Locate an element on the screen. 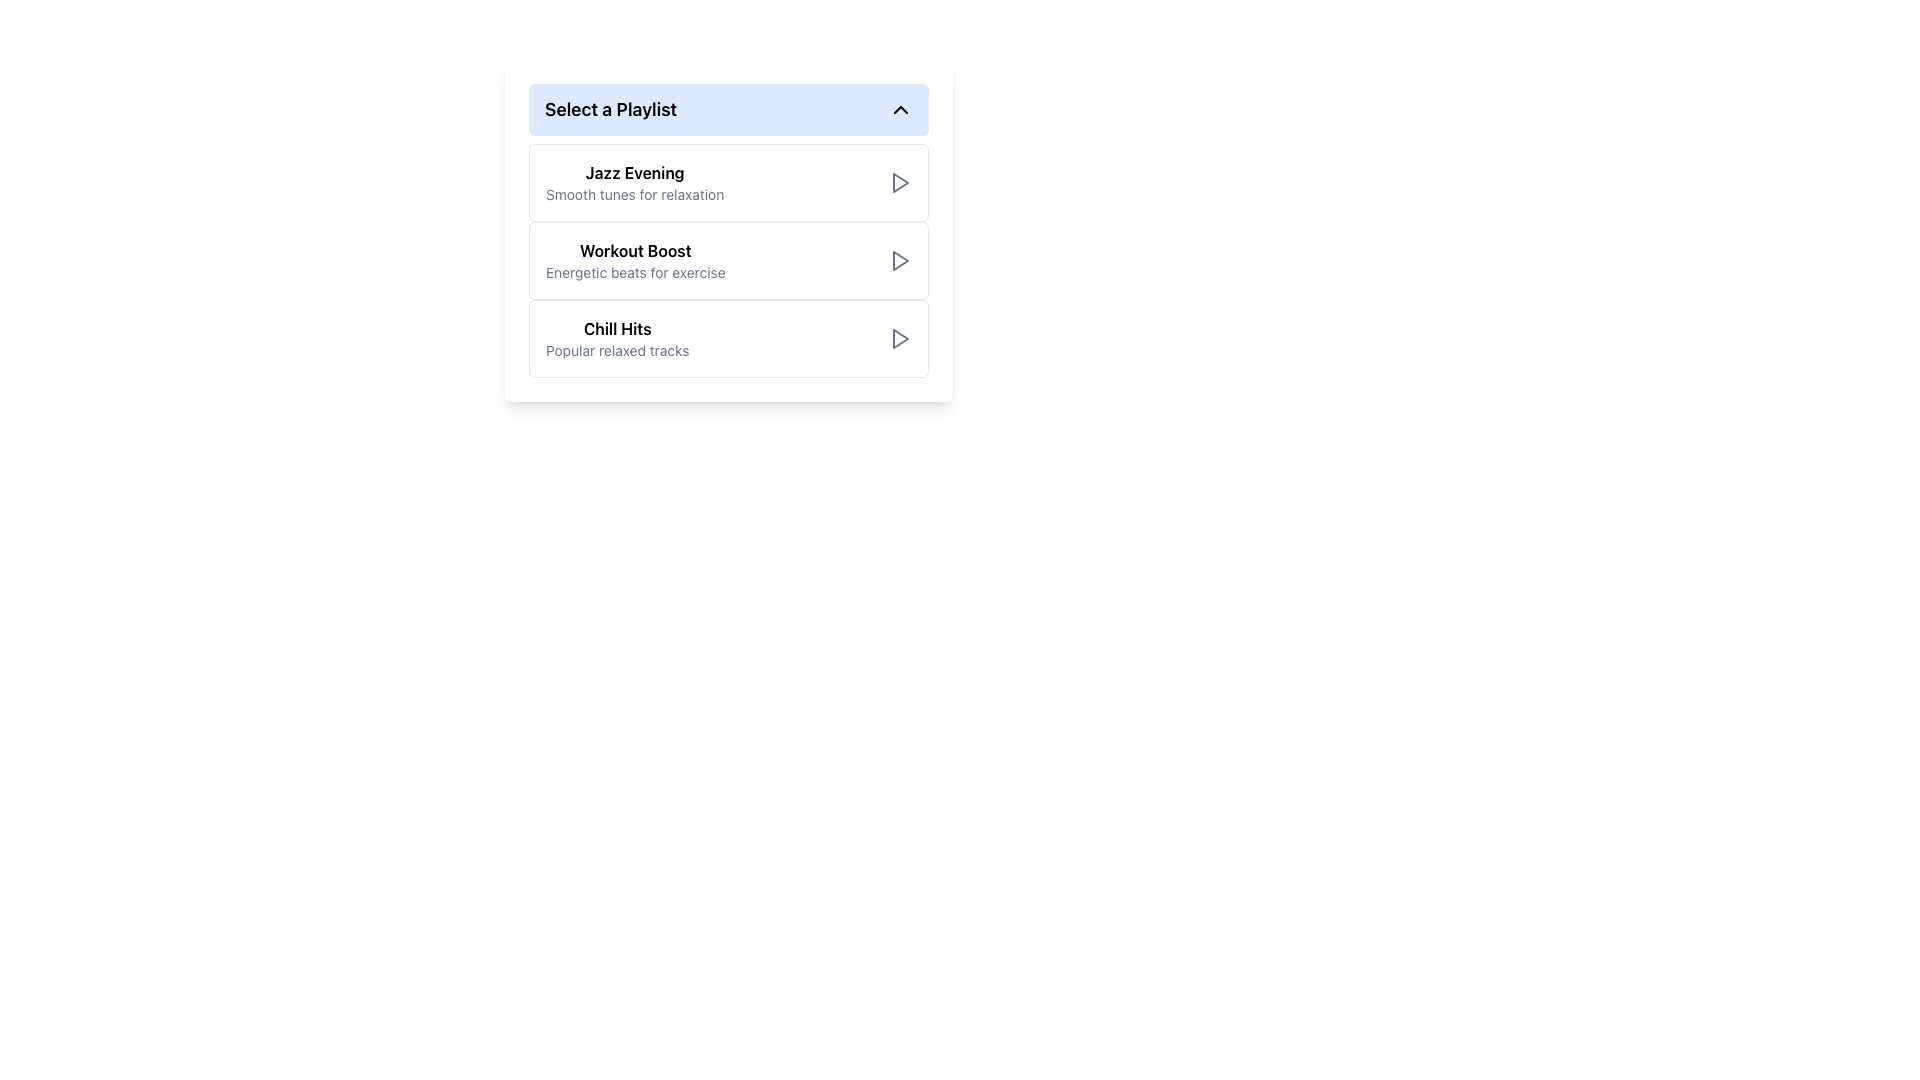 The width and height of the screenshot is (1920, 1080). the play icon, which is a right-facing triangle located on the right side of the 'Workout Boost' list item to play the playlist is located at coordinates (900, 260).